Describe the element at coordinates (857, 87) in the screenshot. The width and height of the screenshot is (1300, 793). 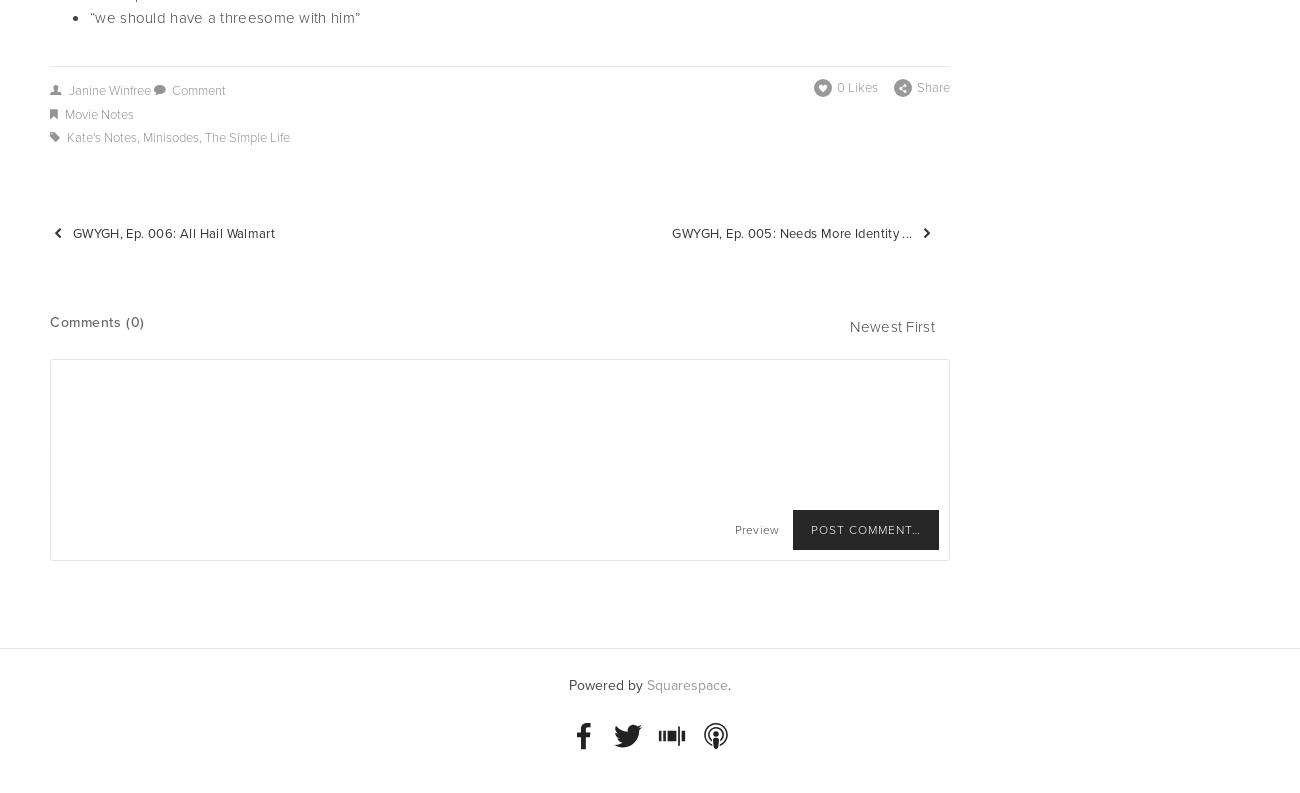
I see `'0 Likes'` at that location.